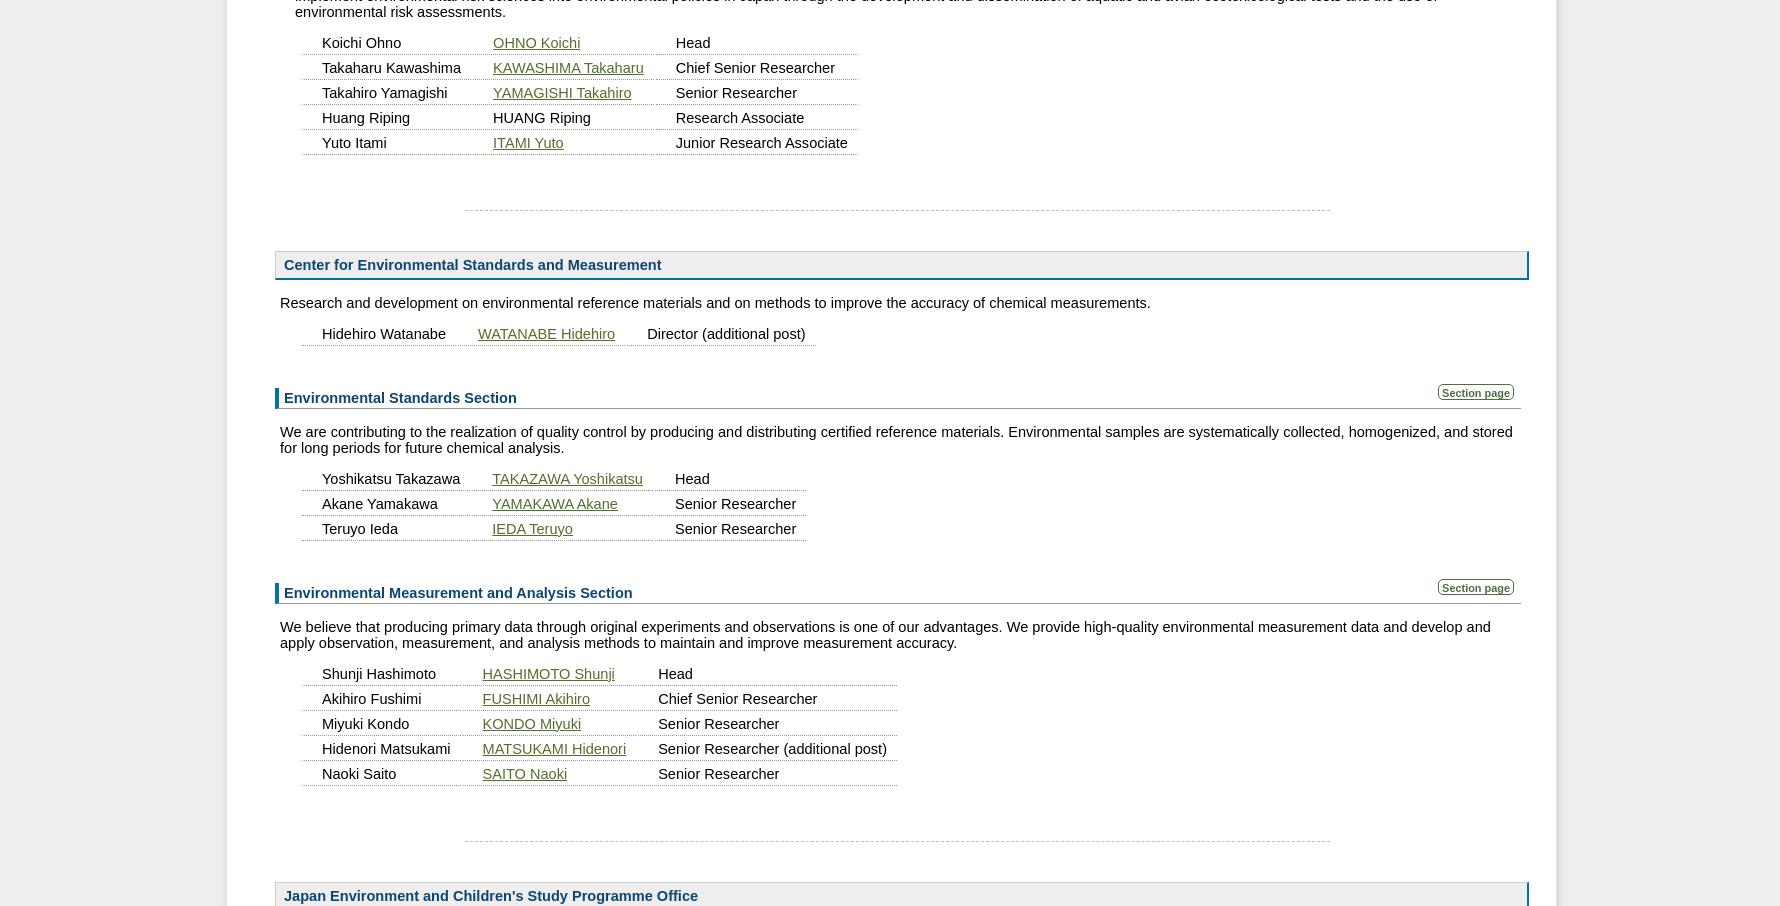  Describe the element at coordinates (738, 115) in the screenshot. I see `'Research Associate'` at that location.